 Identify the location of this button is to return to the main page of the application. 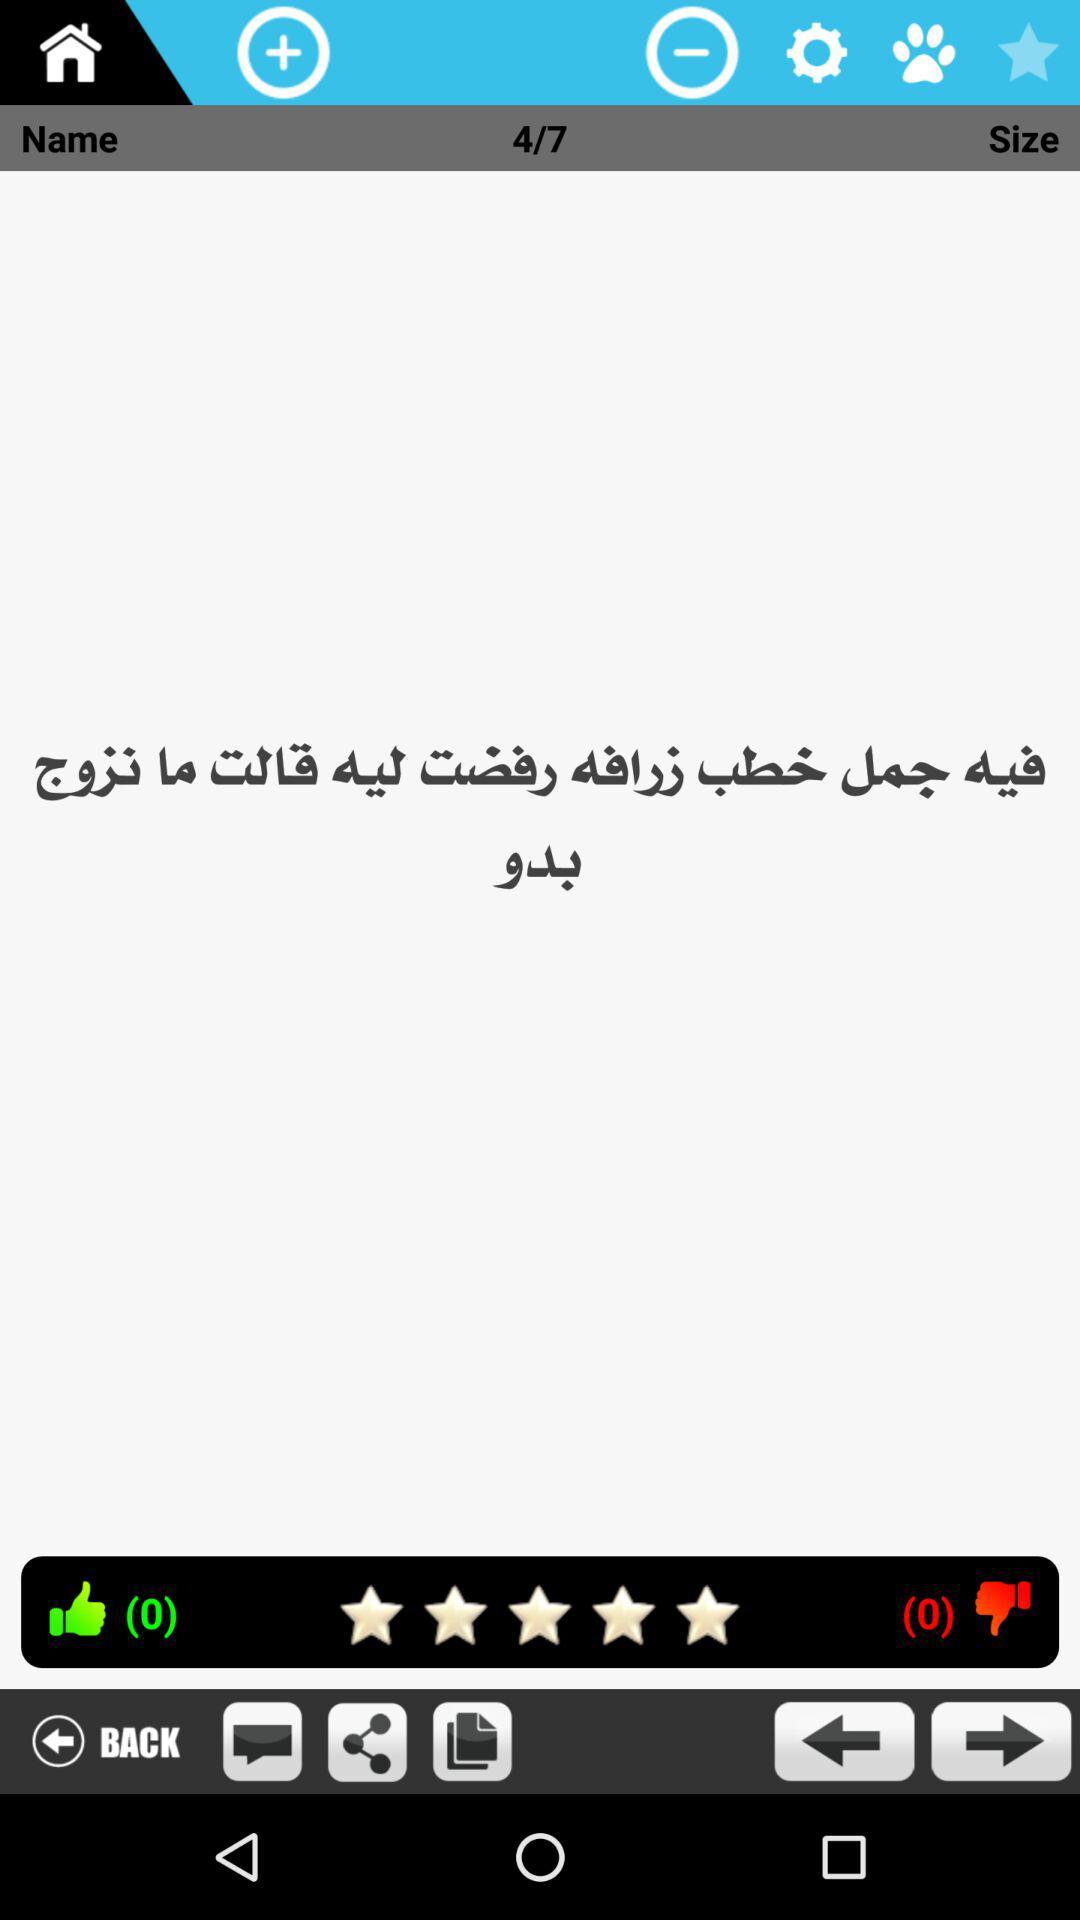
(104, 52).